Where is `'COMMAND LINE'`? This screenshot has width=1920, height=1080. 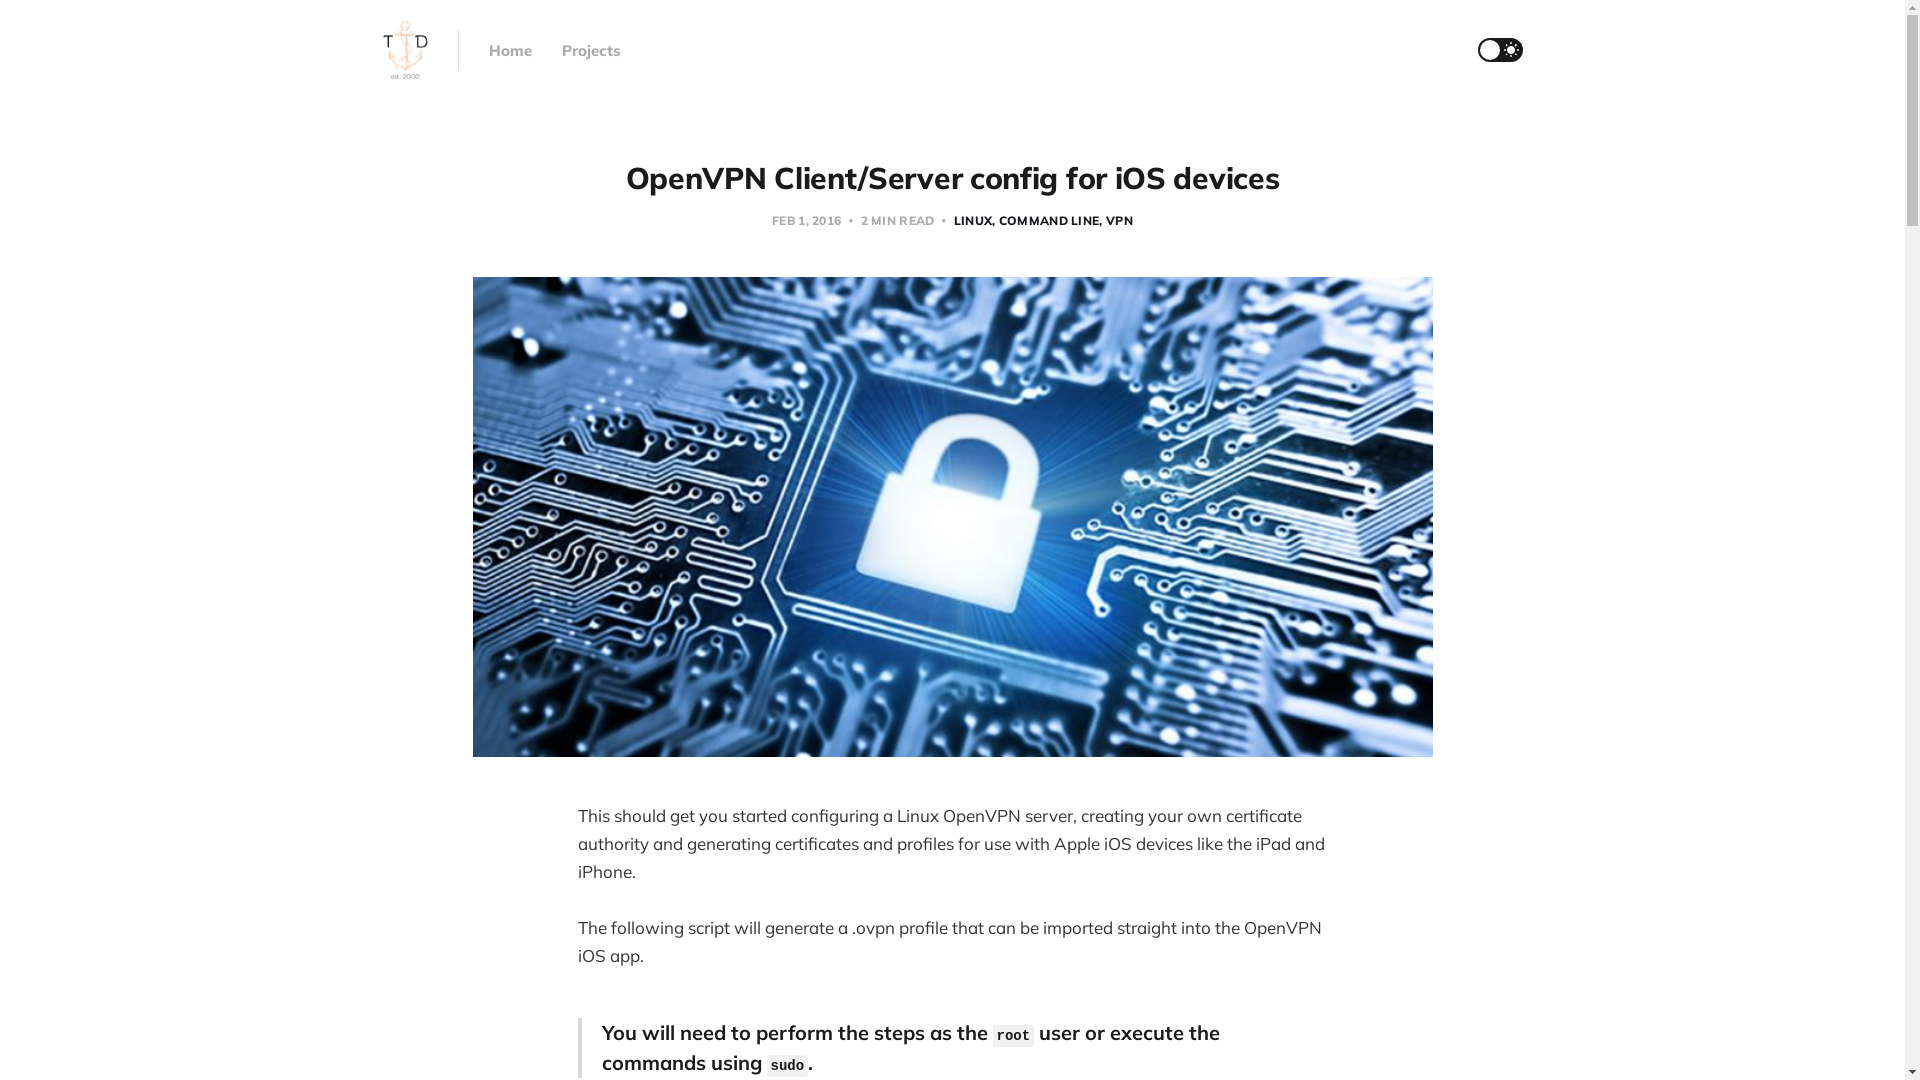
'COMMAND LINE' is located at coordinates (1044, 220).